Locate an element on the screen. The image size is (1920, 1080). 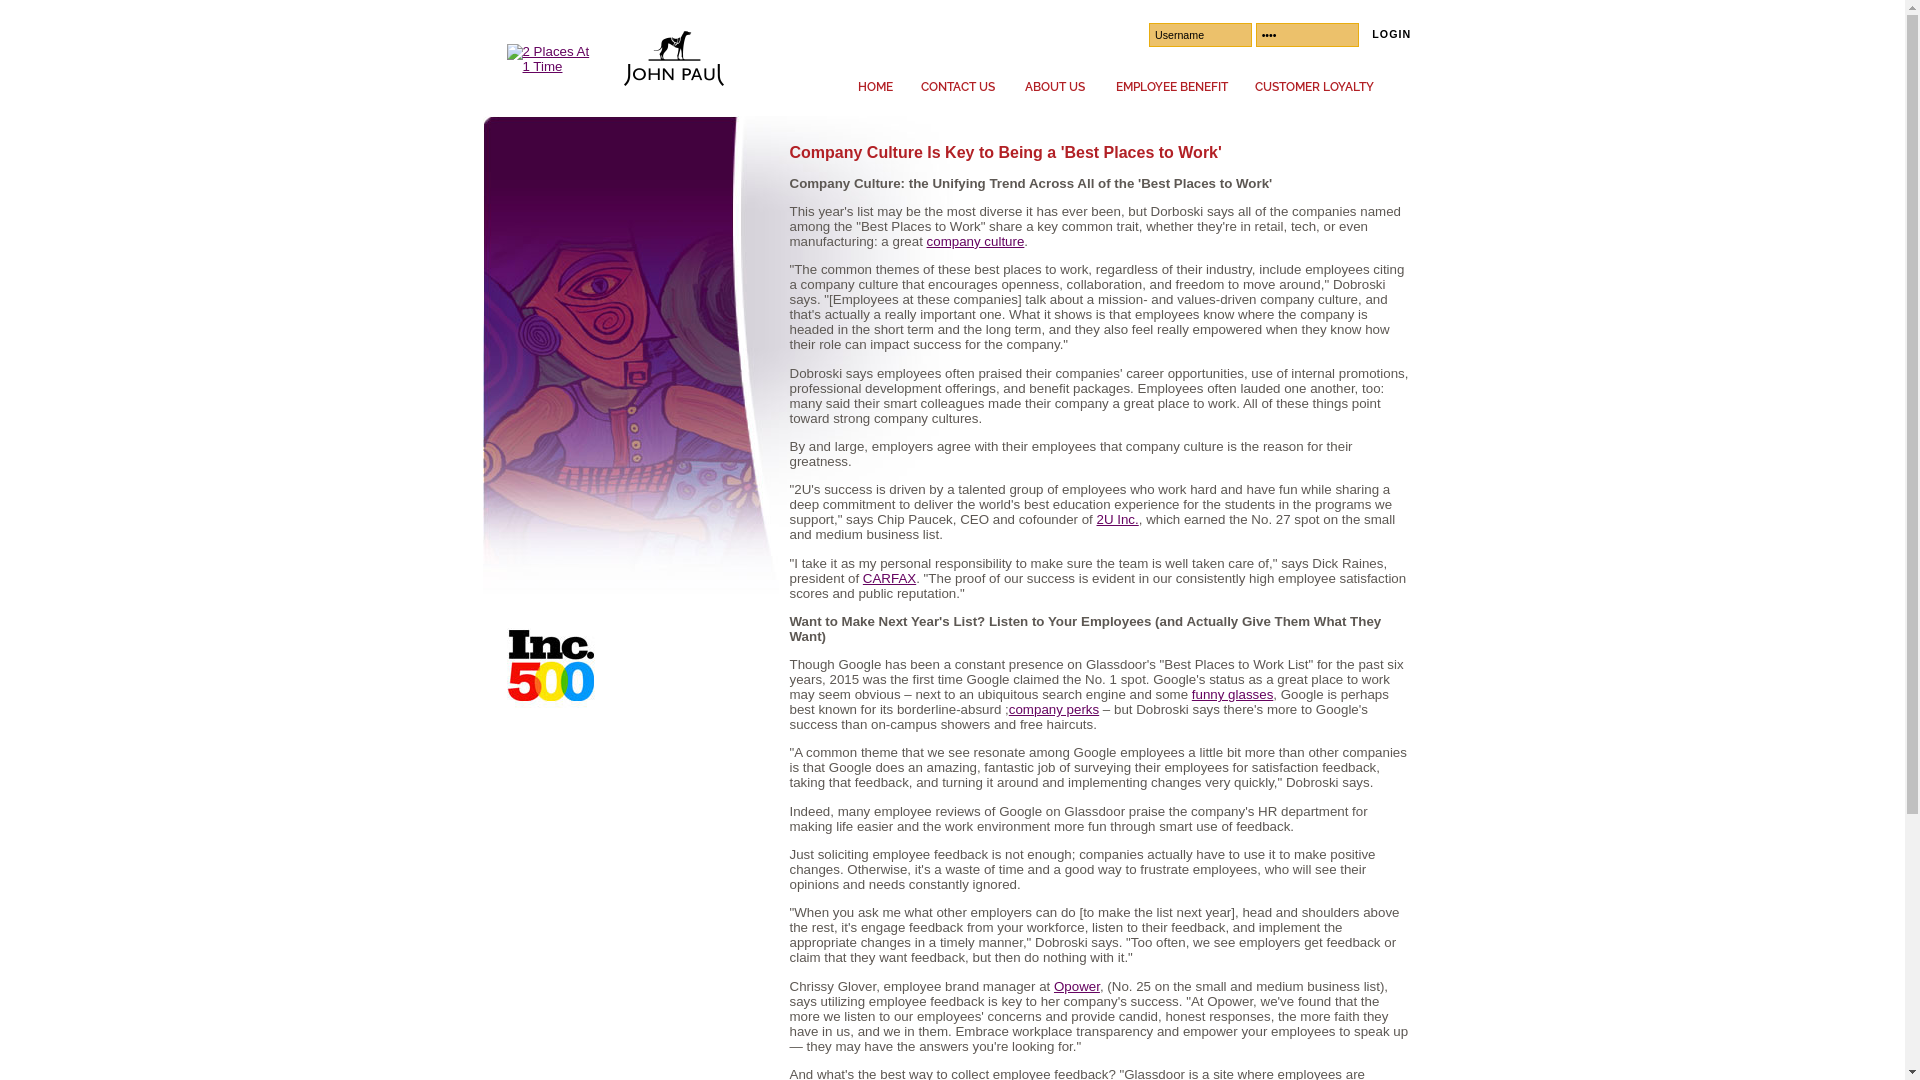
'CARFAX' is located at coordinates (888, 577).